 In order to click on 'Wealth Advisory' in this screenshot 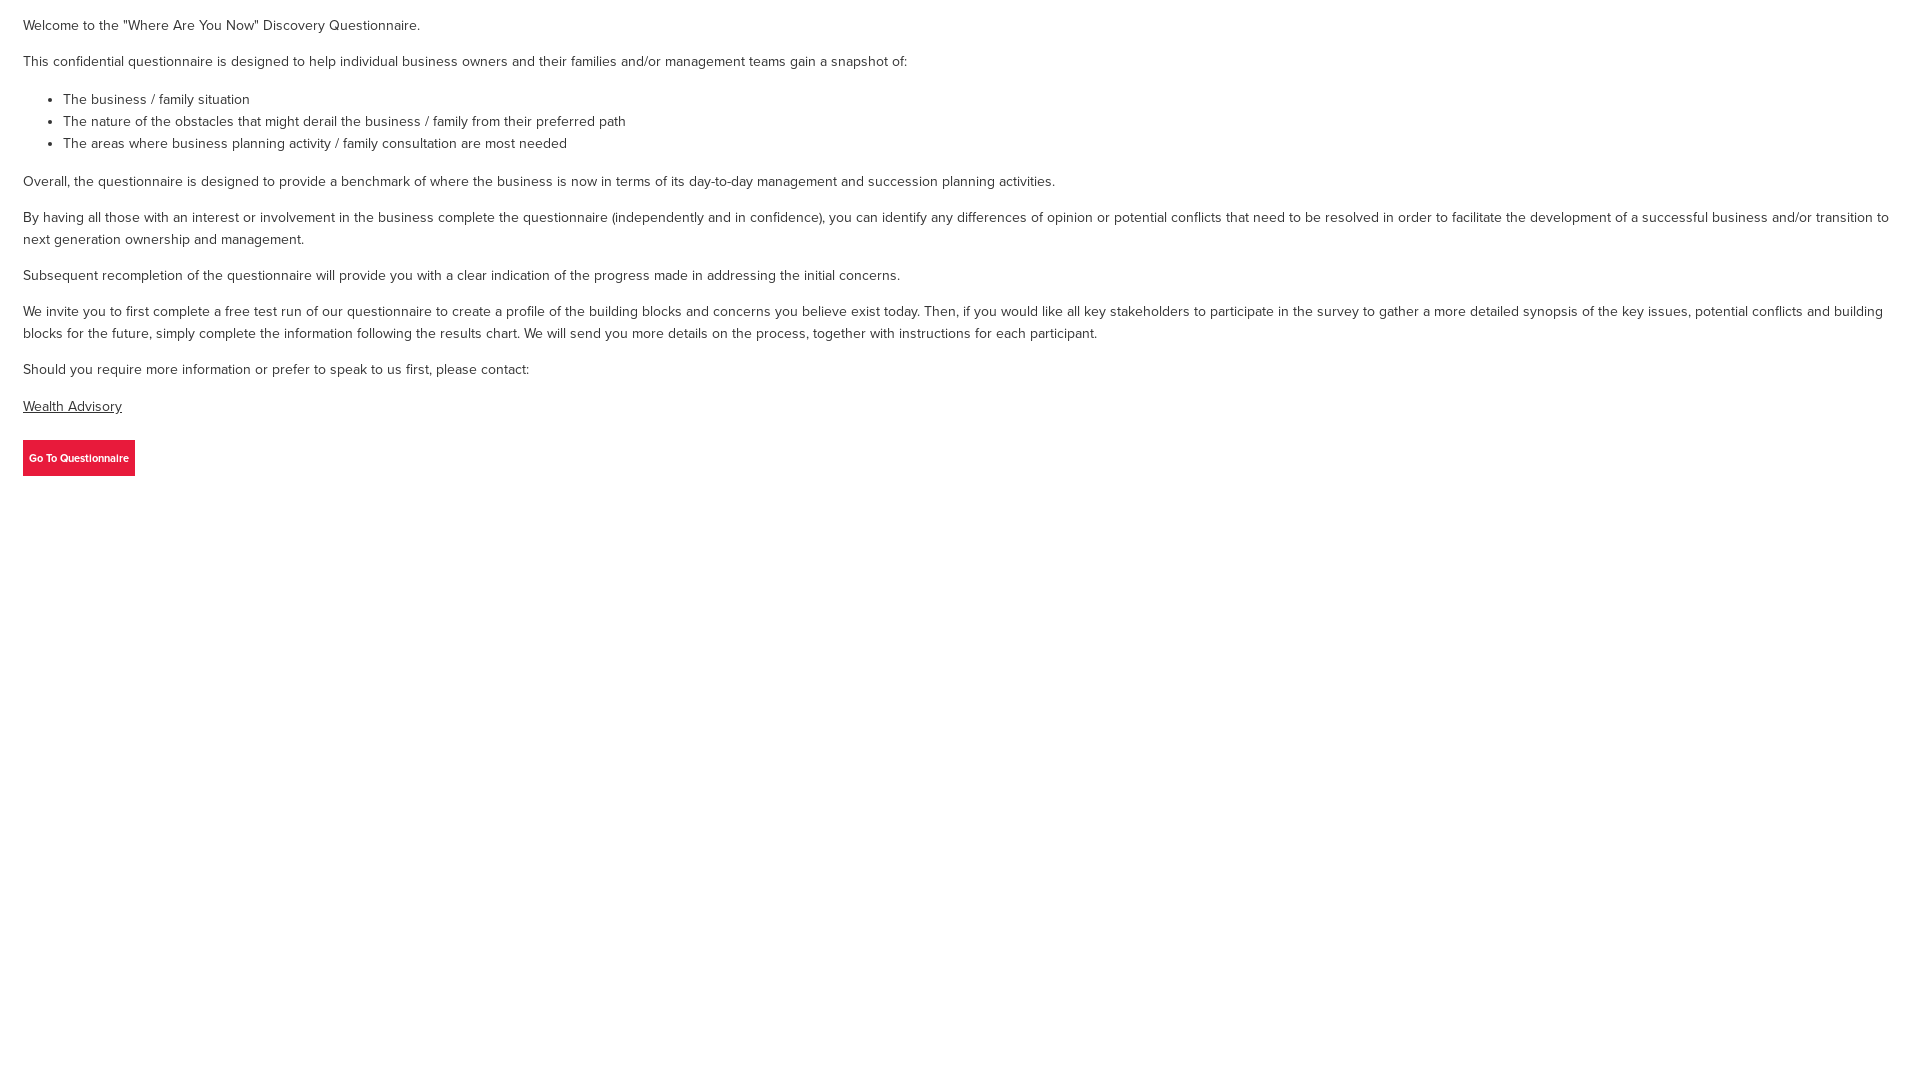, I will do `click(72, 405)`.